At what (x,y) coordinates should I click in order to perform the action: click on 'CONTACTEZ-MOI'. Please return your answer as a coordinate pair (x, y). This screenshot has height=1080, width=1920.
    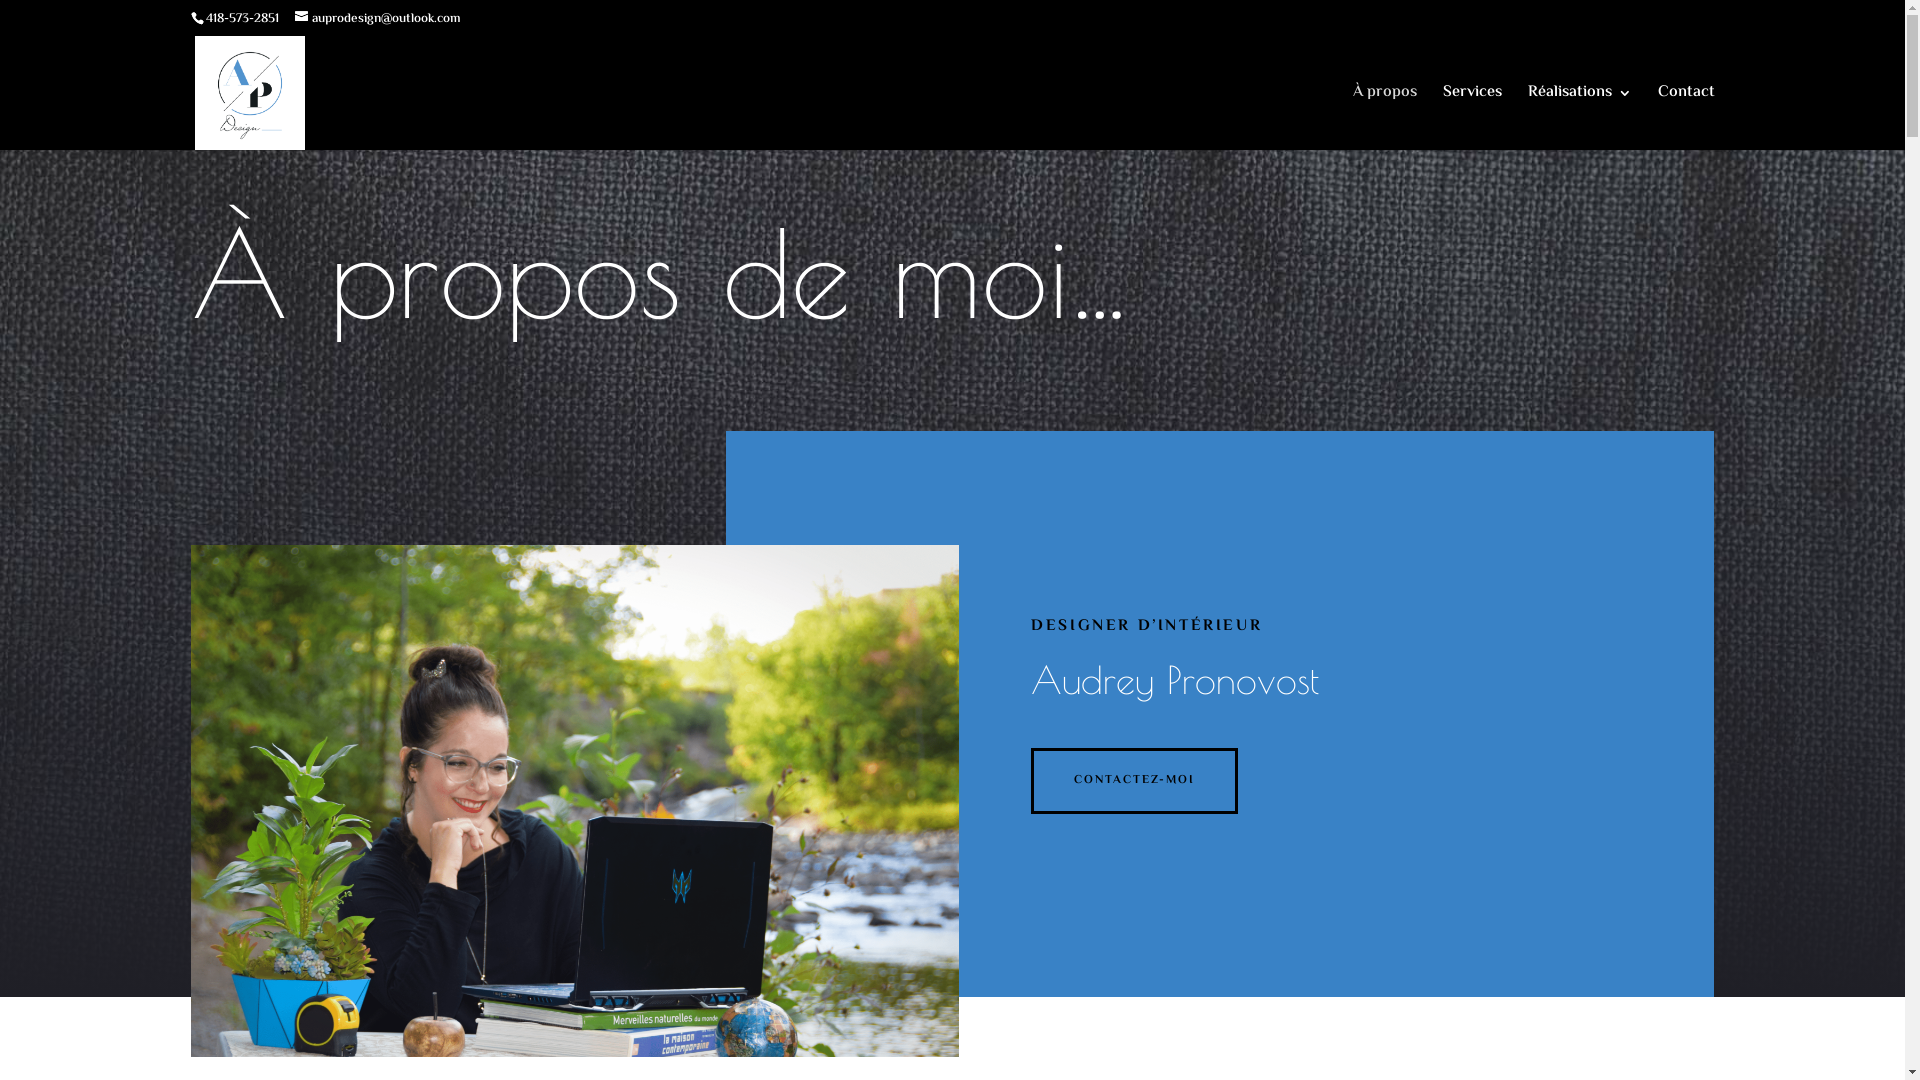
    Looking at the image, I should click on (1134, 779).